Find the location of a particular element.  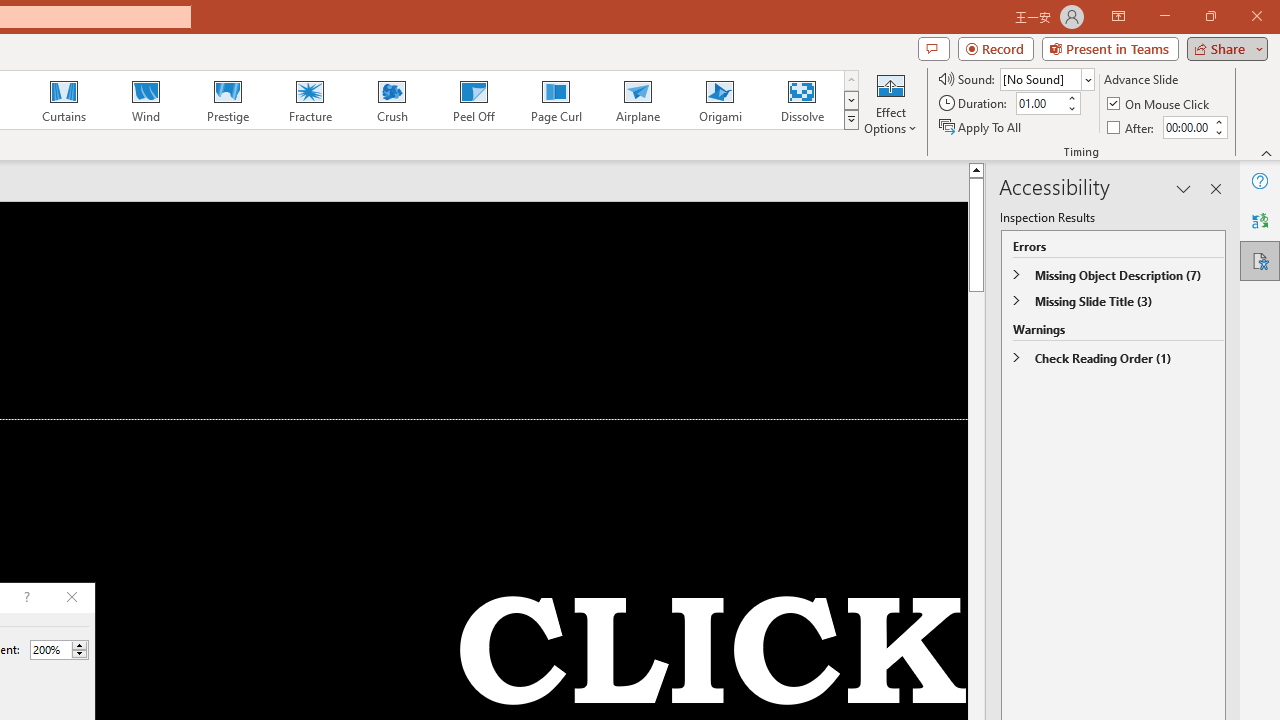

'Page Curl' is located at coordinates (555, 100).